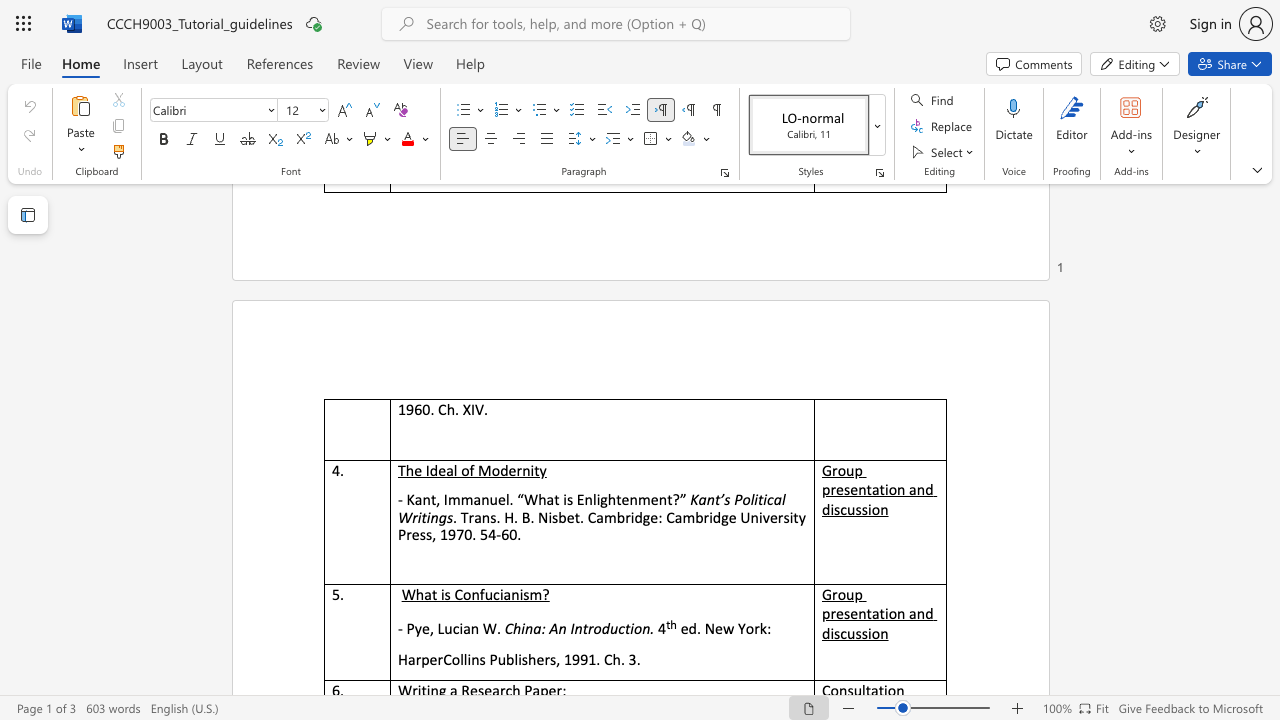 The image size is (1280, 720). Describe the element at coordinates (595, 516) in the screenshot. I see `the subset text "ambridge: Cambridg" within the text ". Trans. H. B. Nisbet. Cambridge: Cambridge University Press, 1970. 54-60."` at that location.